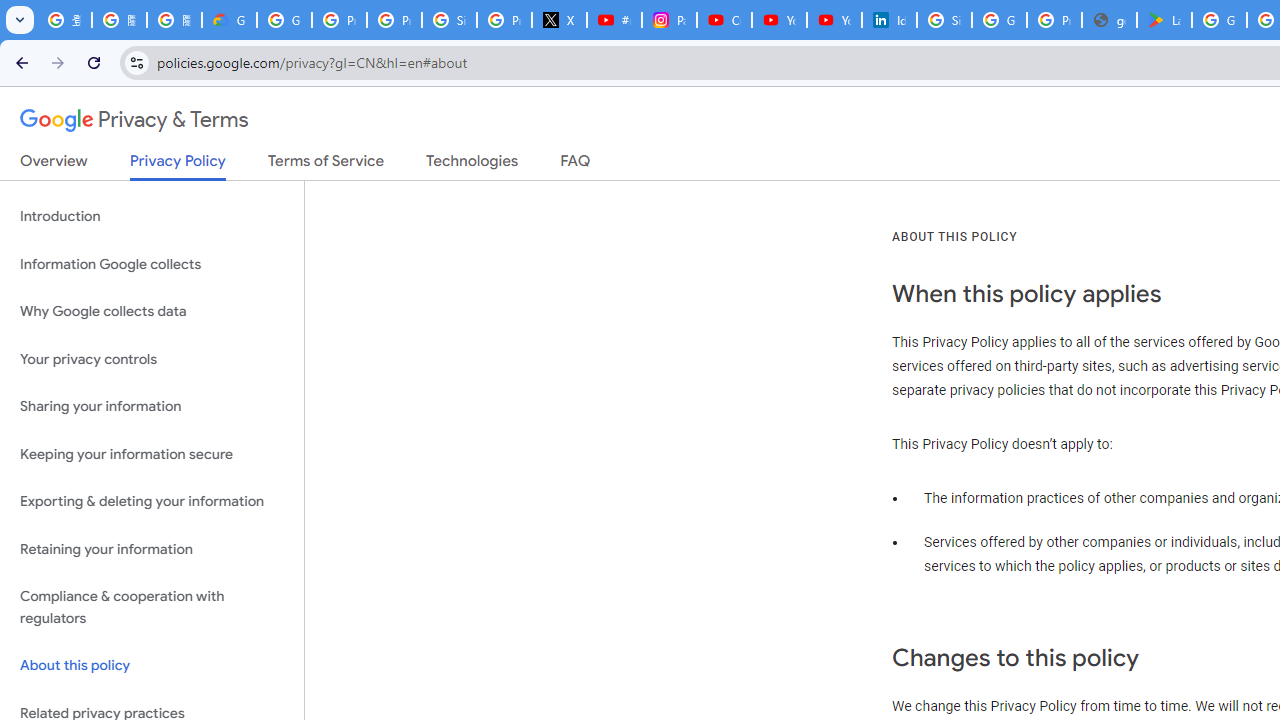 The image size is (1280, 720). What do you see at coordinates (151, 263) in the screenshot?
I see `'Information Google collects'` at bounding box center [151, 263].